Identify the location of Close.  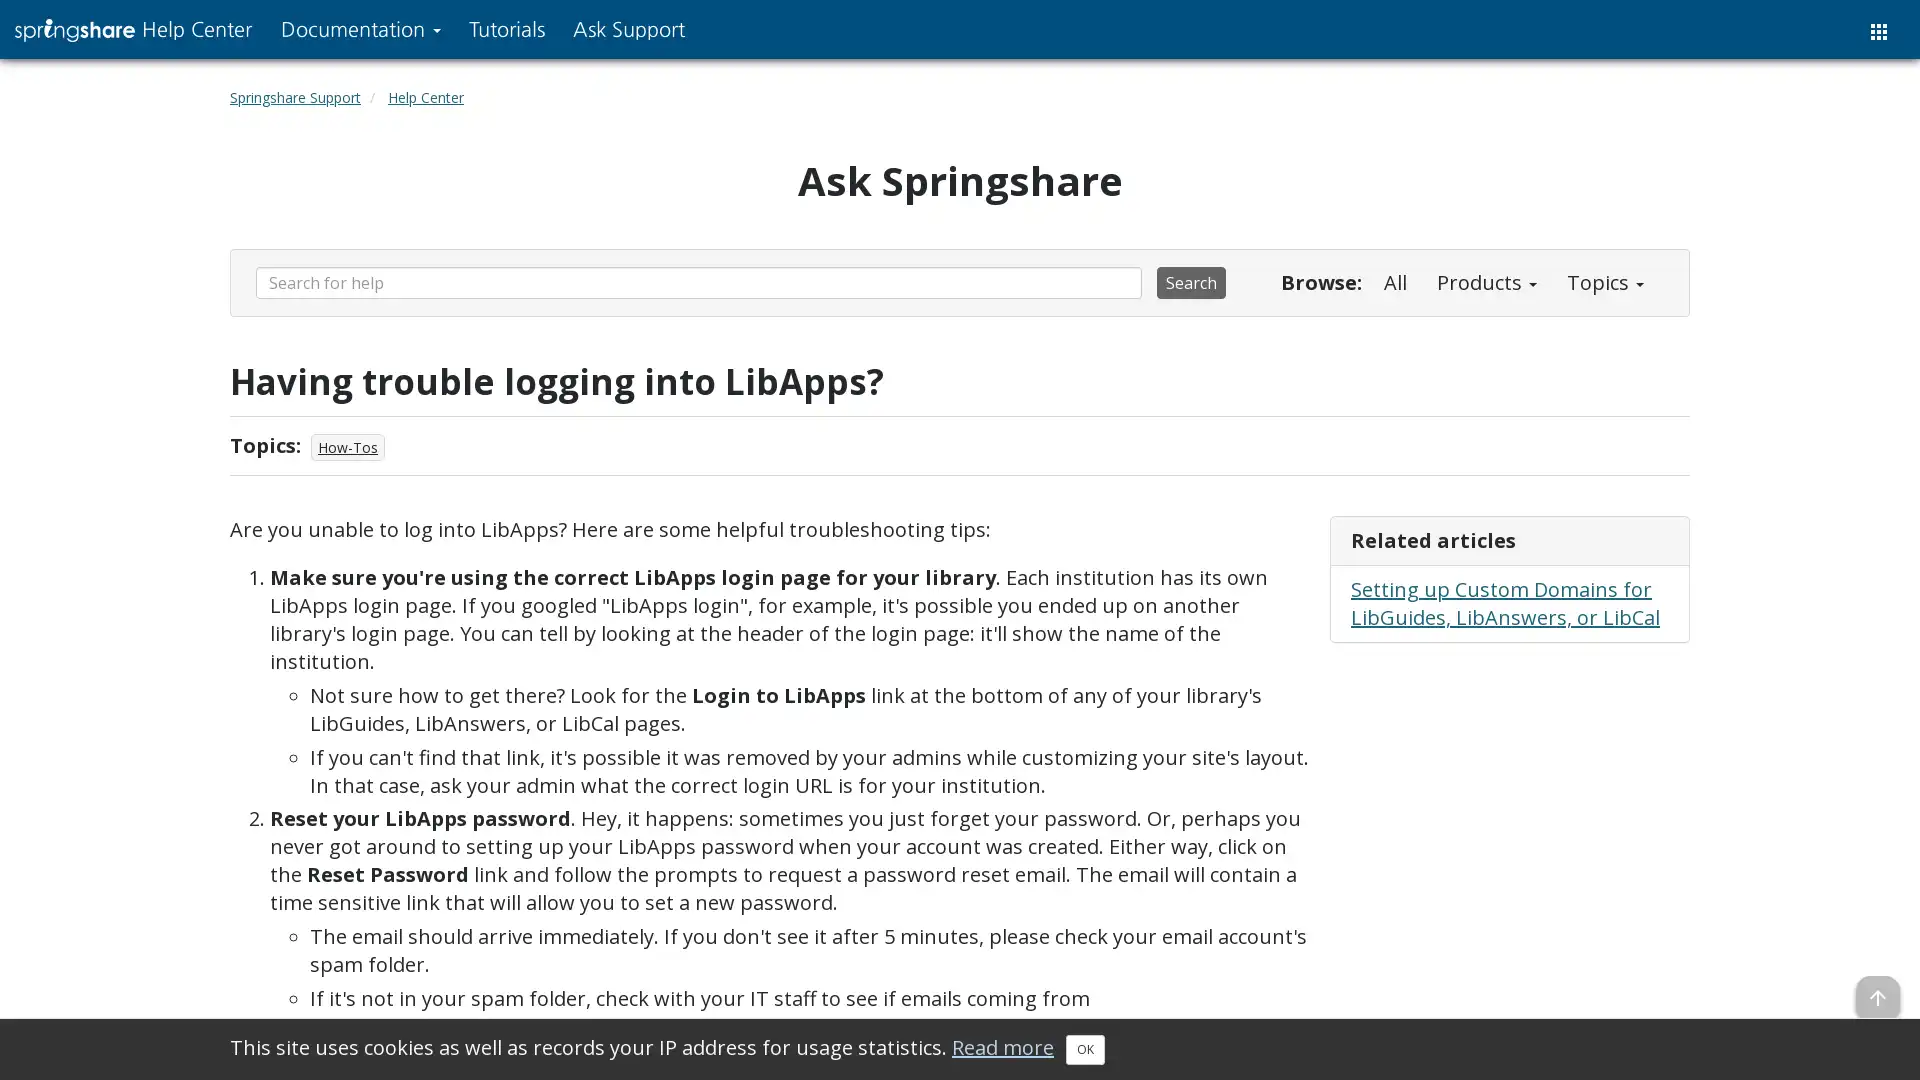
(1084, 1048).